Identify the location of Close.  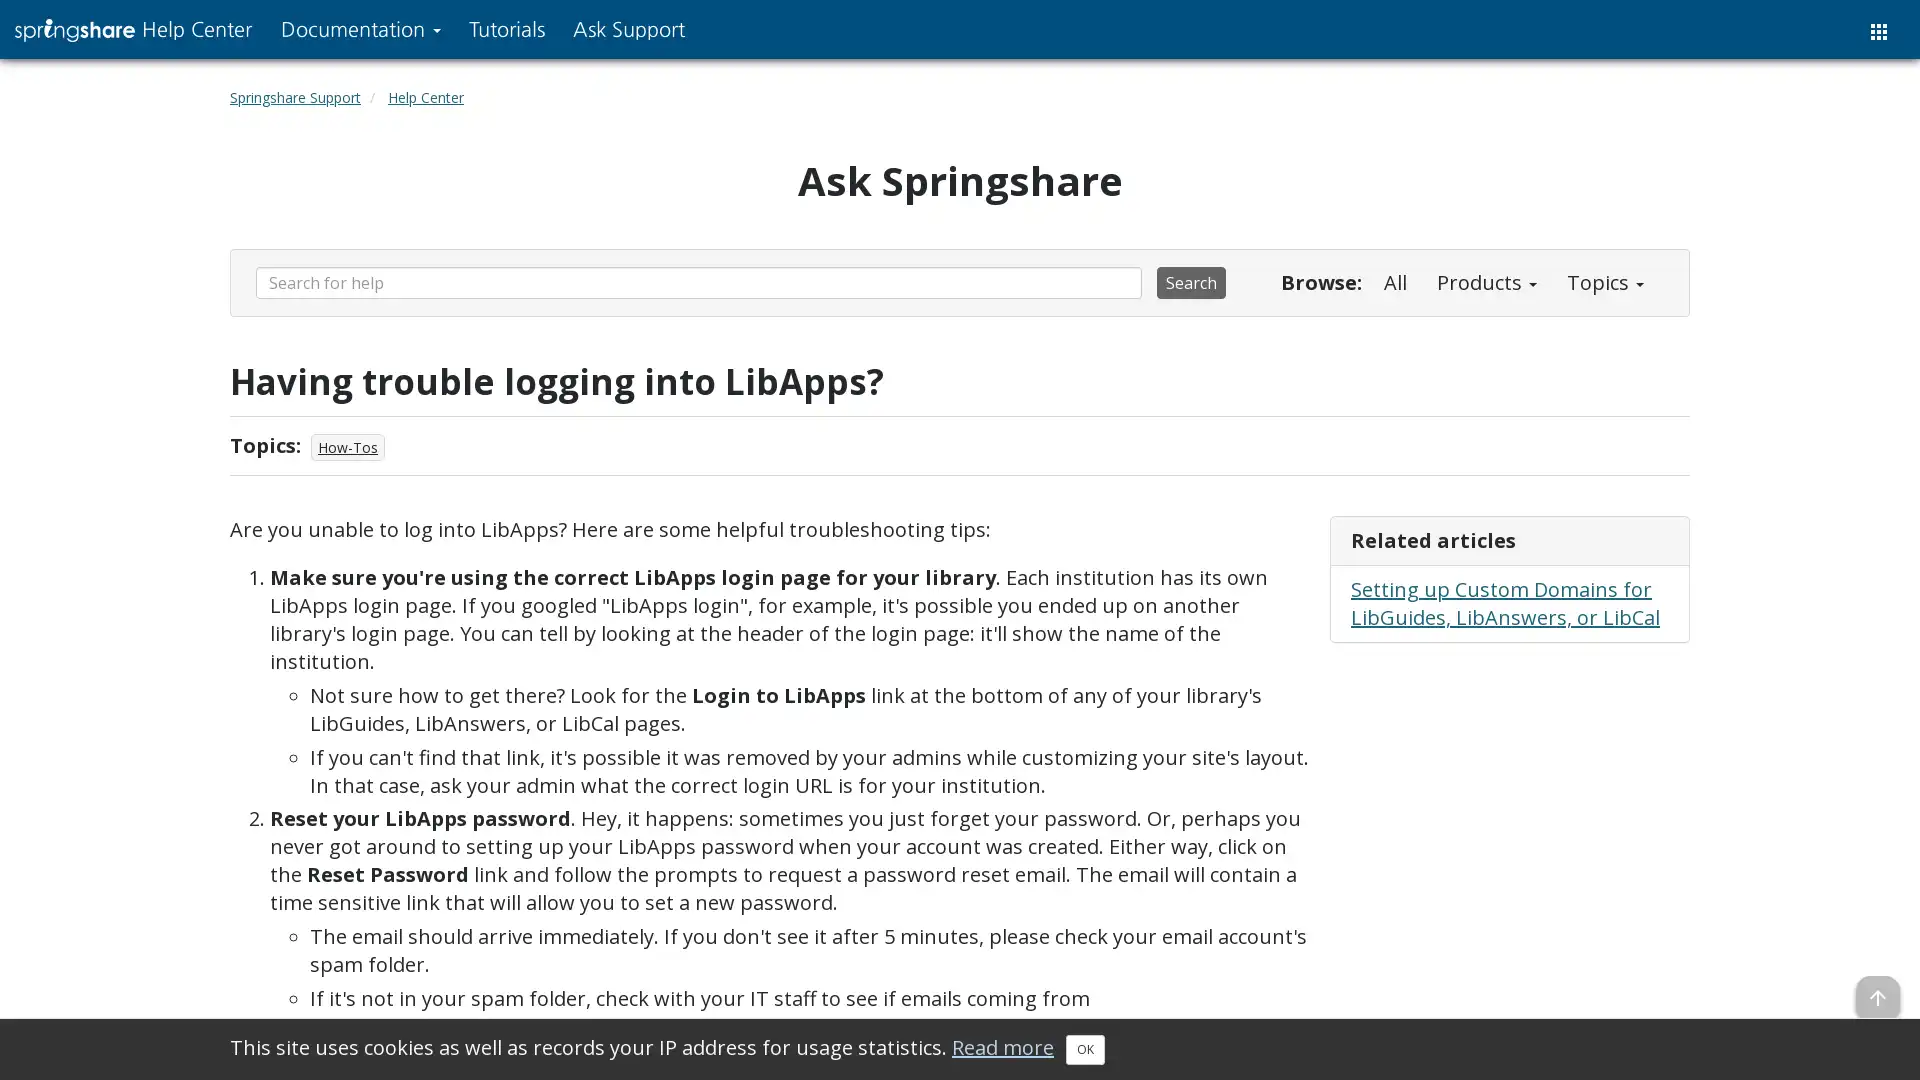
(1084, 1048).